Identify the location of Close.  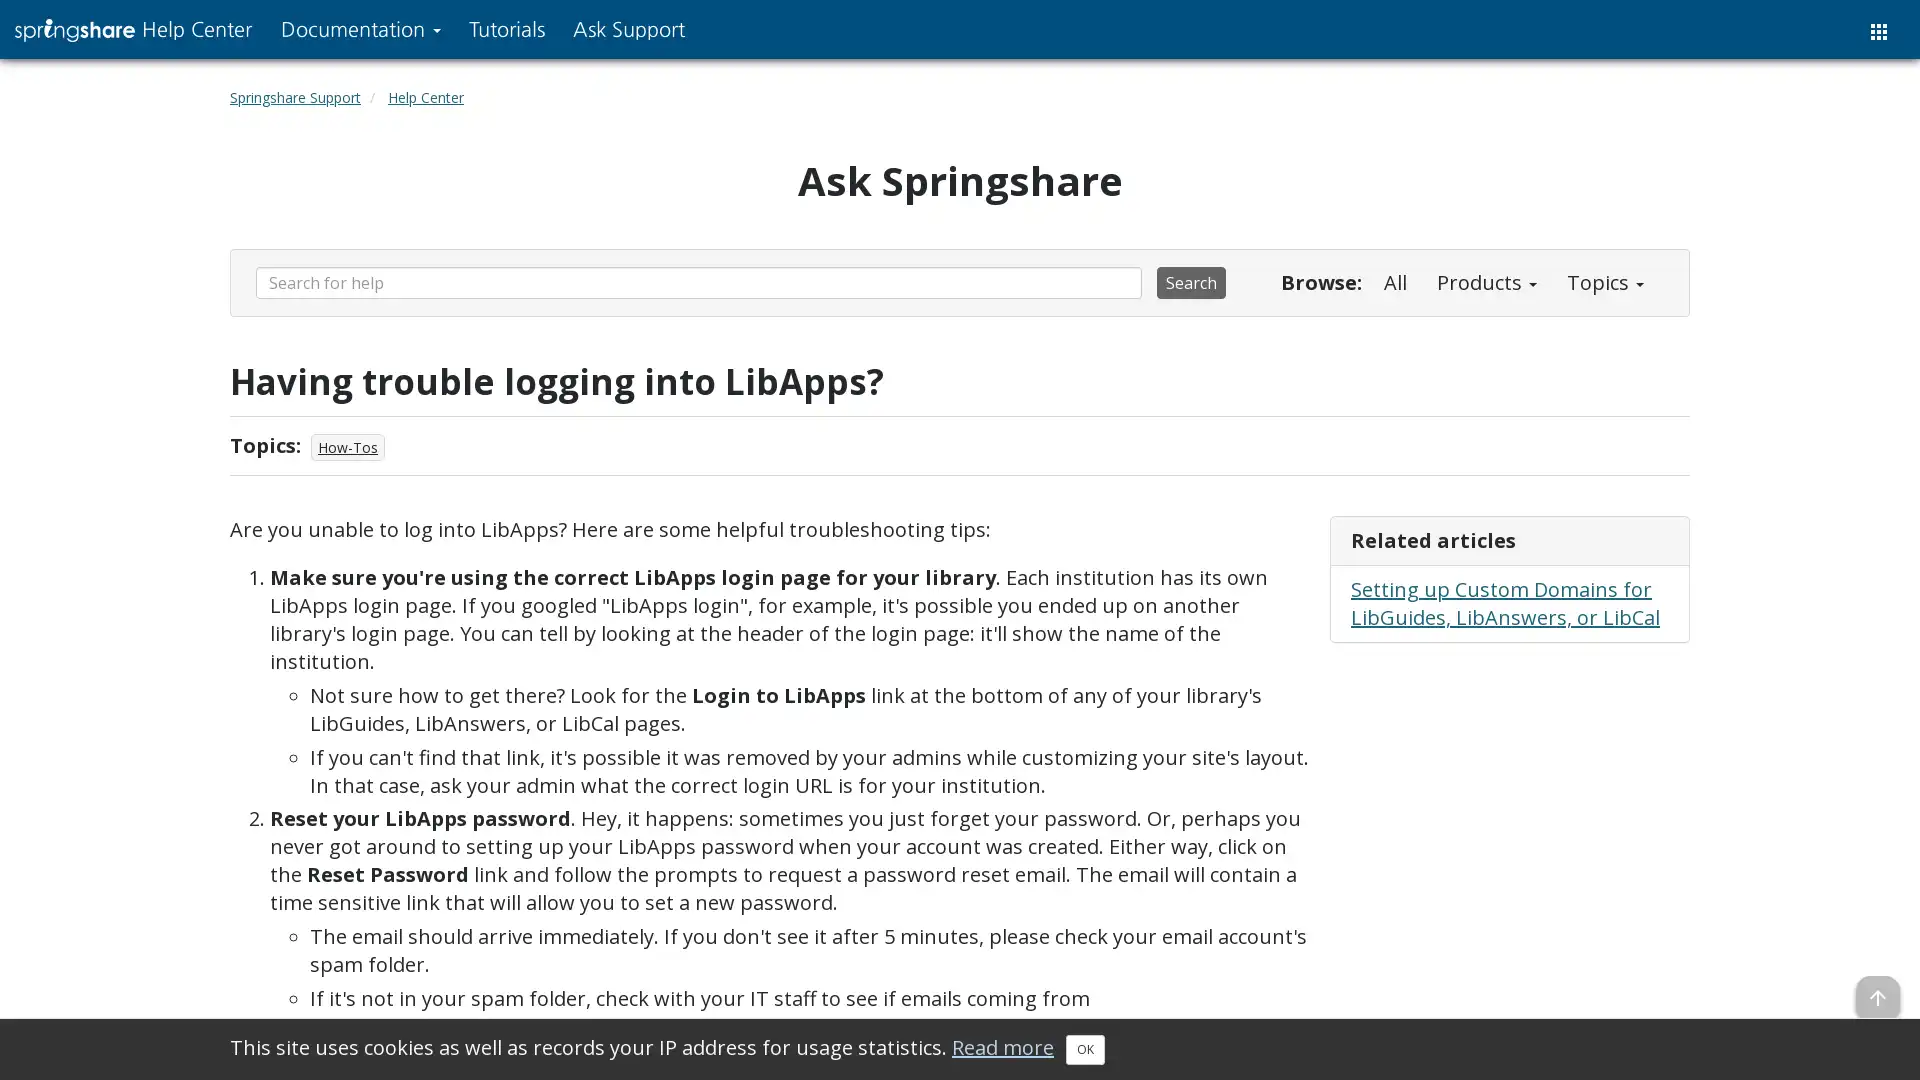
(1084, 1048).